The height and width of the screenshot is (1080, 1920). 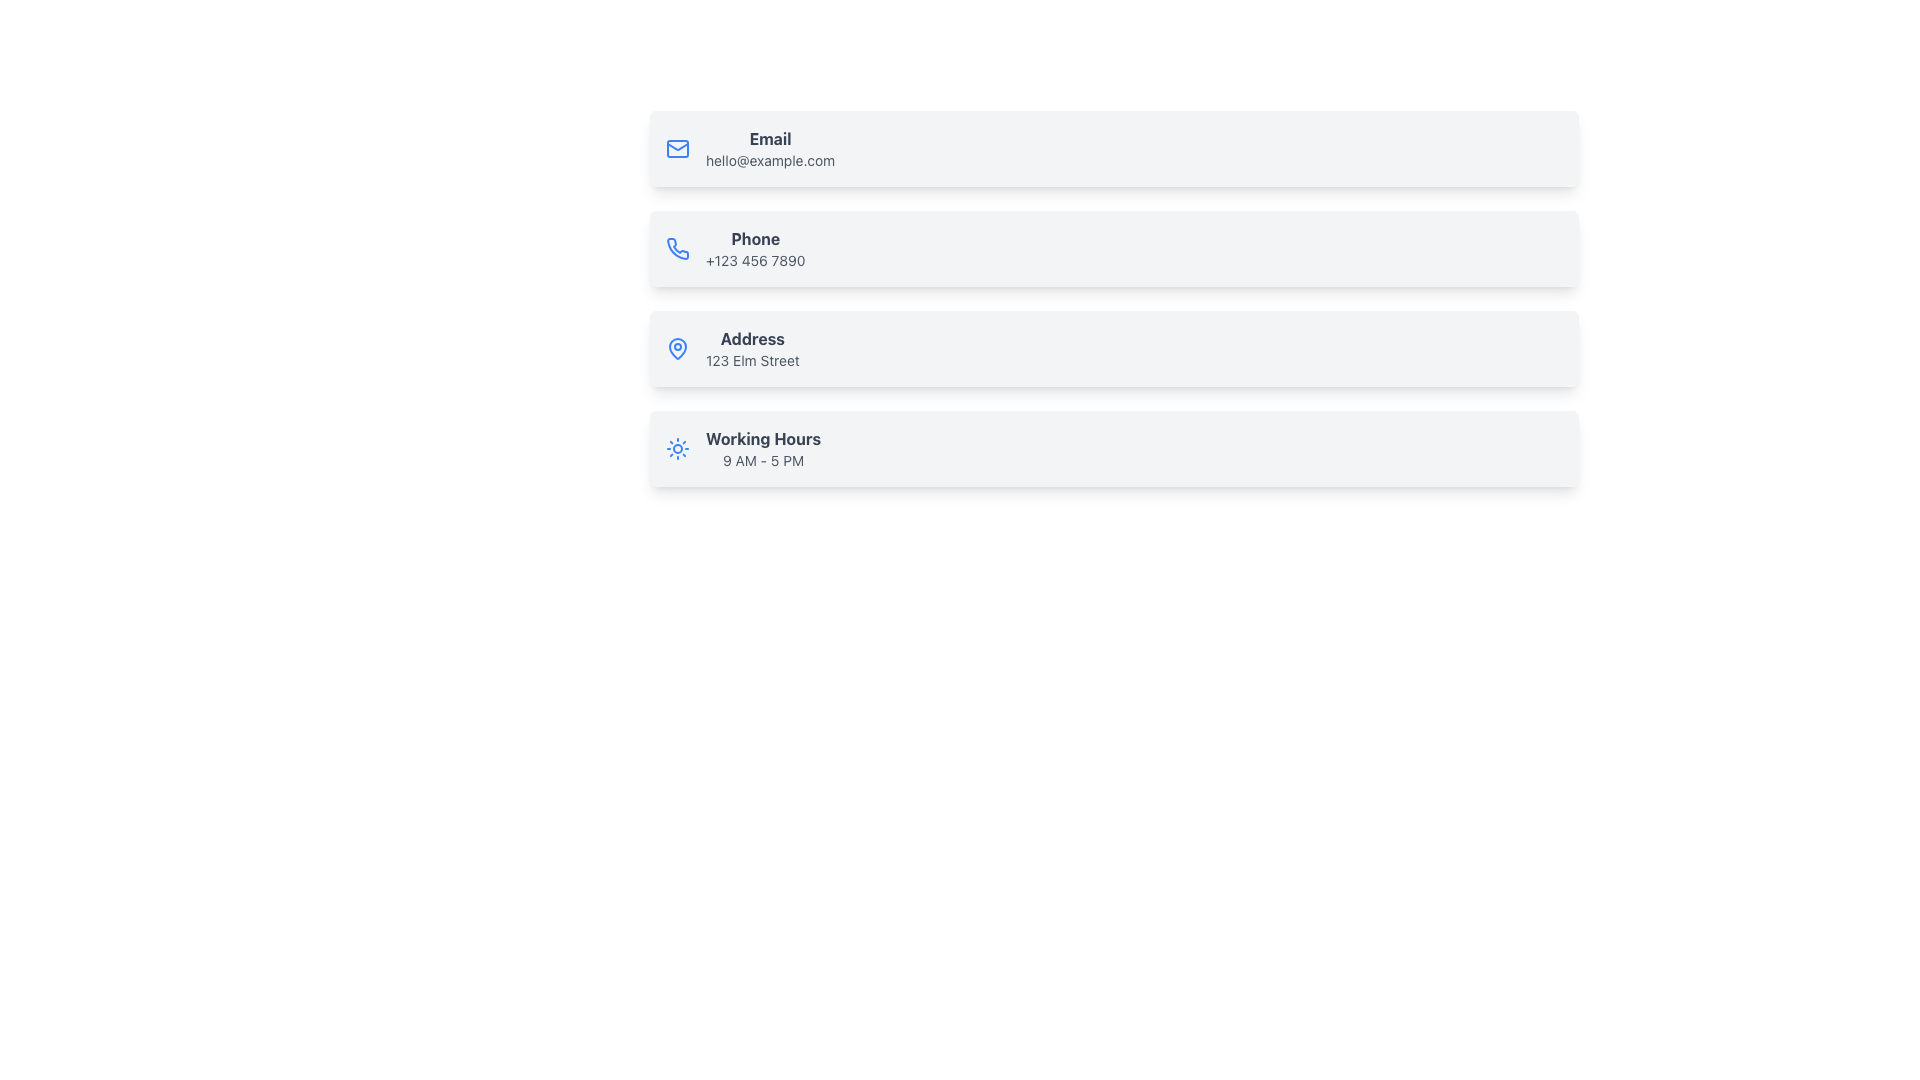 What do you see at coordinates (769, 160) in the screenshot?
I see `the email address text label located directly below the 'Email' label in the contact information section, if it is interactive` at bounding box center [769, 160].